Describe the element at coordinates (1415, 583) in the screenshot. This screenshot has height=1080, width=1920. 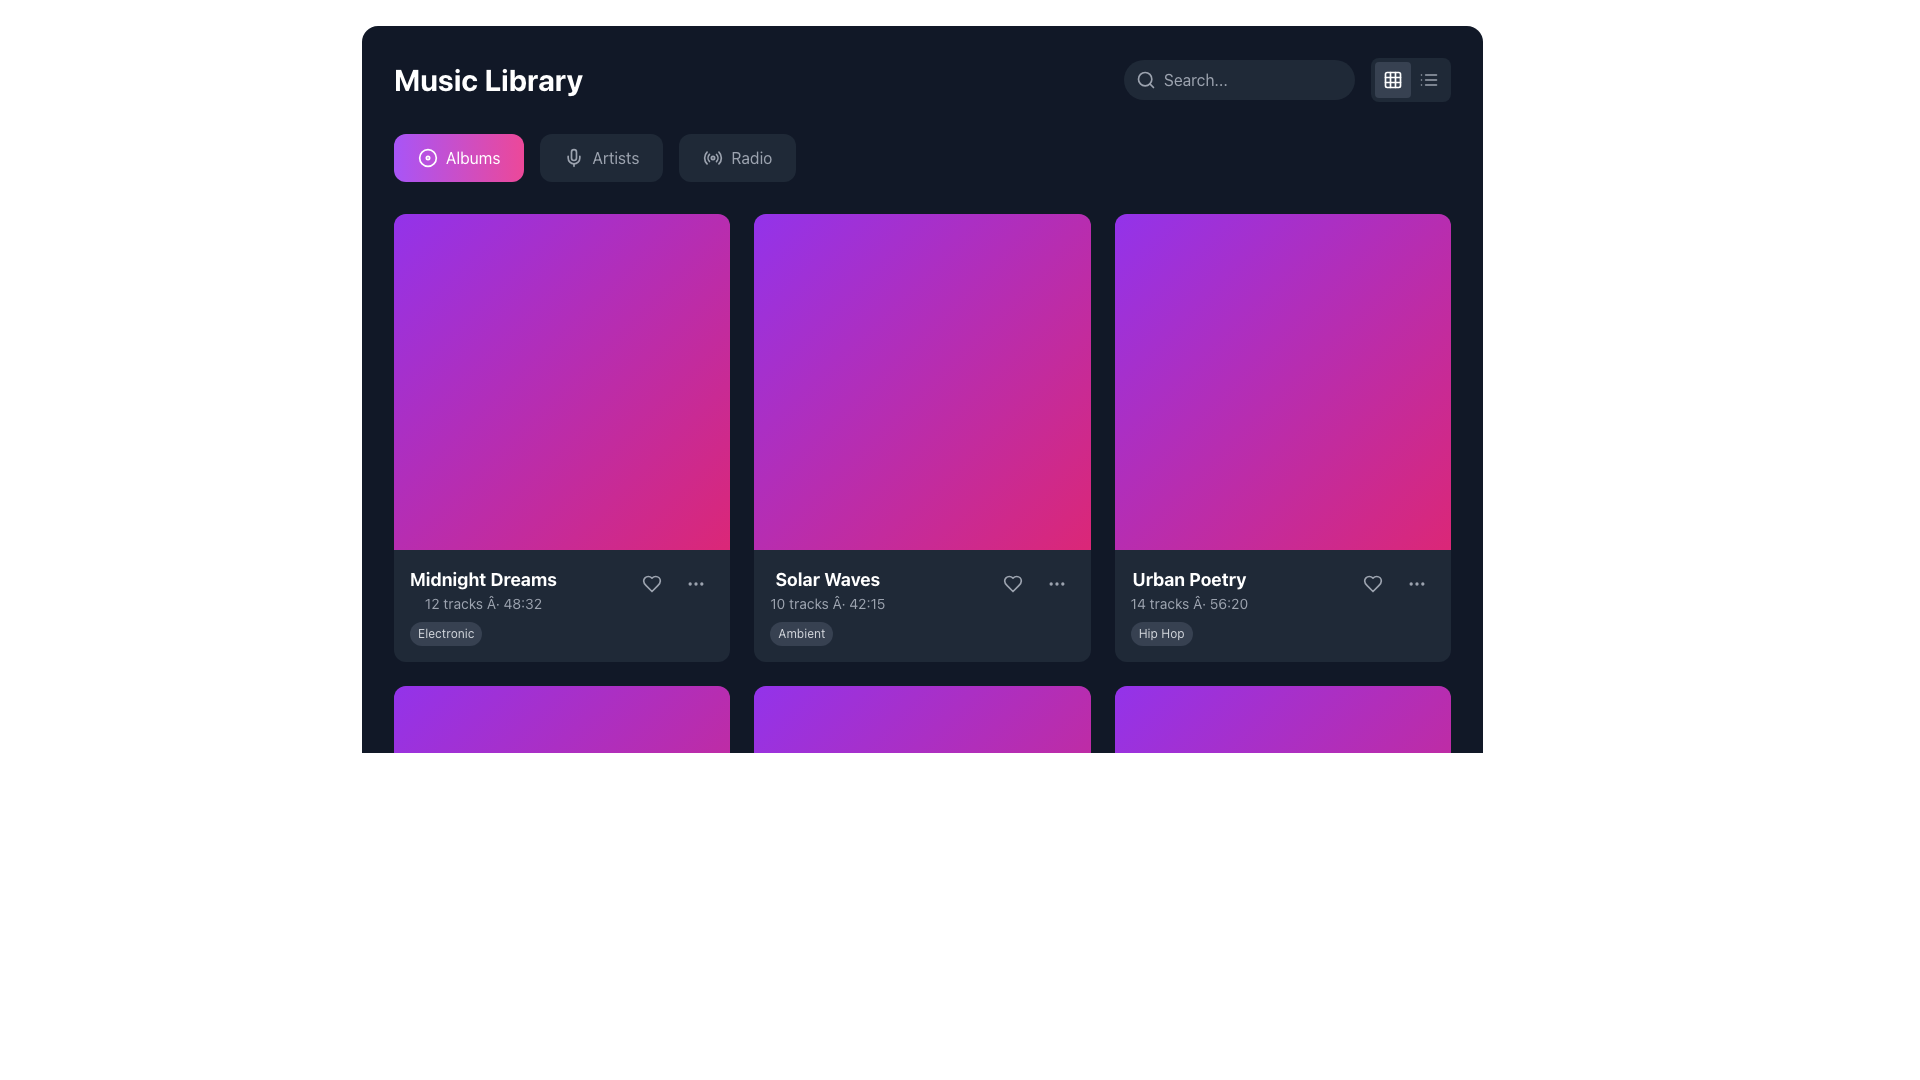
I see `the ellipsis icon located in the bottom-right corner of the 'Urban Poetry' card, which serves as a menu toggle for additional options` at that location.